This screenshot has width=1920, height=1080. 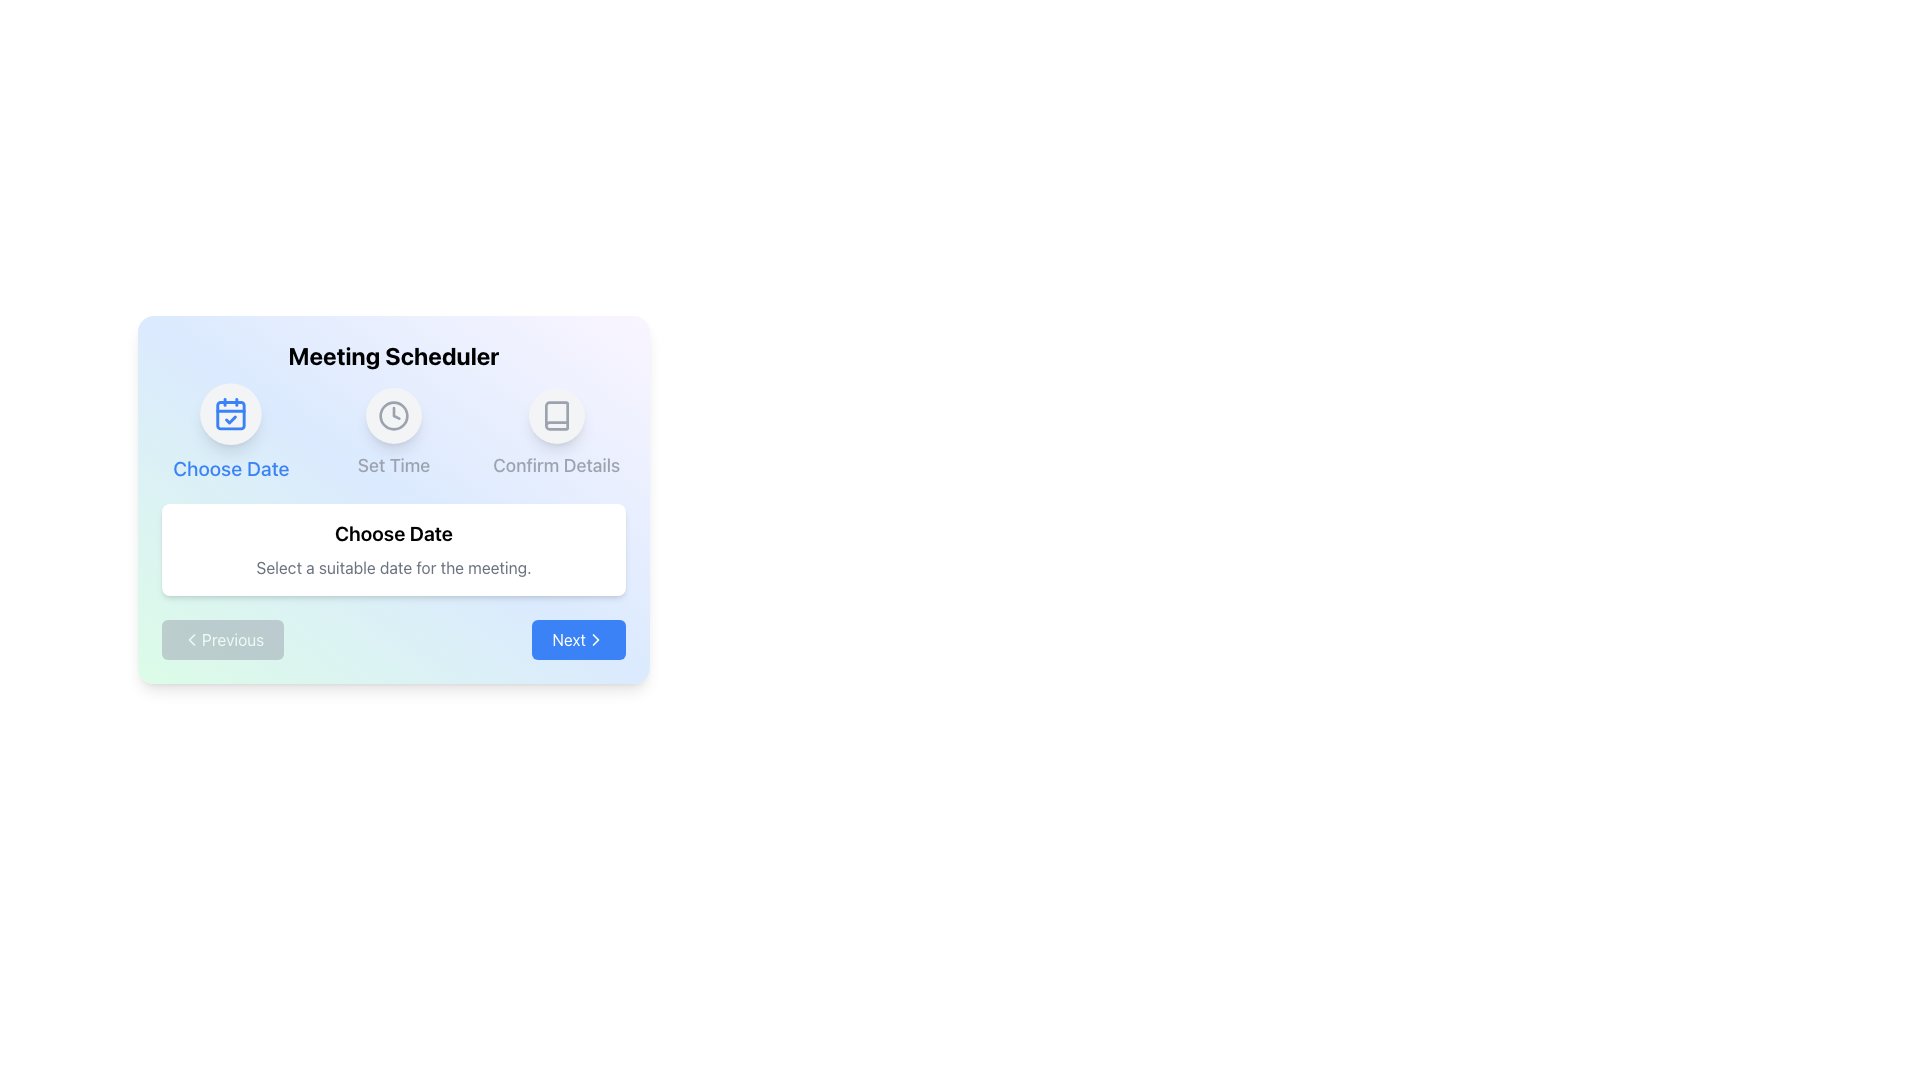 What do you see at coordinates (556, 415) in the screenshot?
I see `the 'Confirm Details' icon located in the third circle of the top row of icons` at bounding box center [556, 415].